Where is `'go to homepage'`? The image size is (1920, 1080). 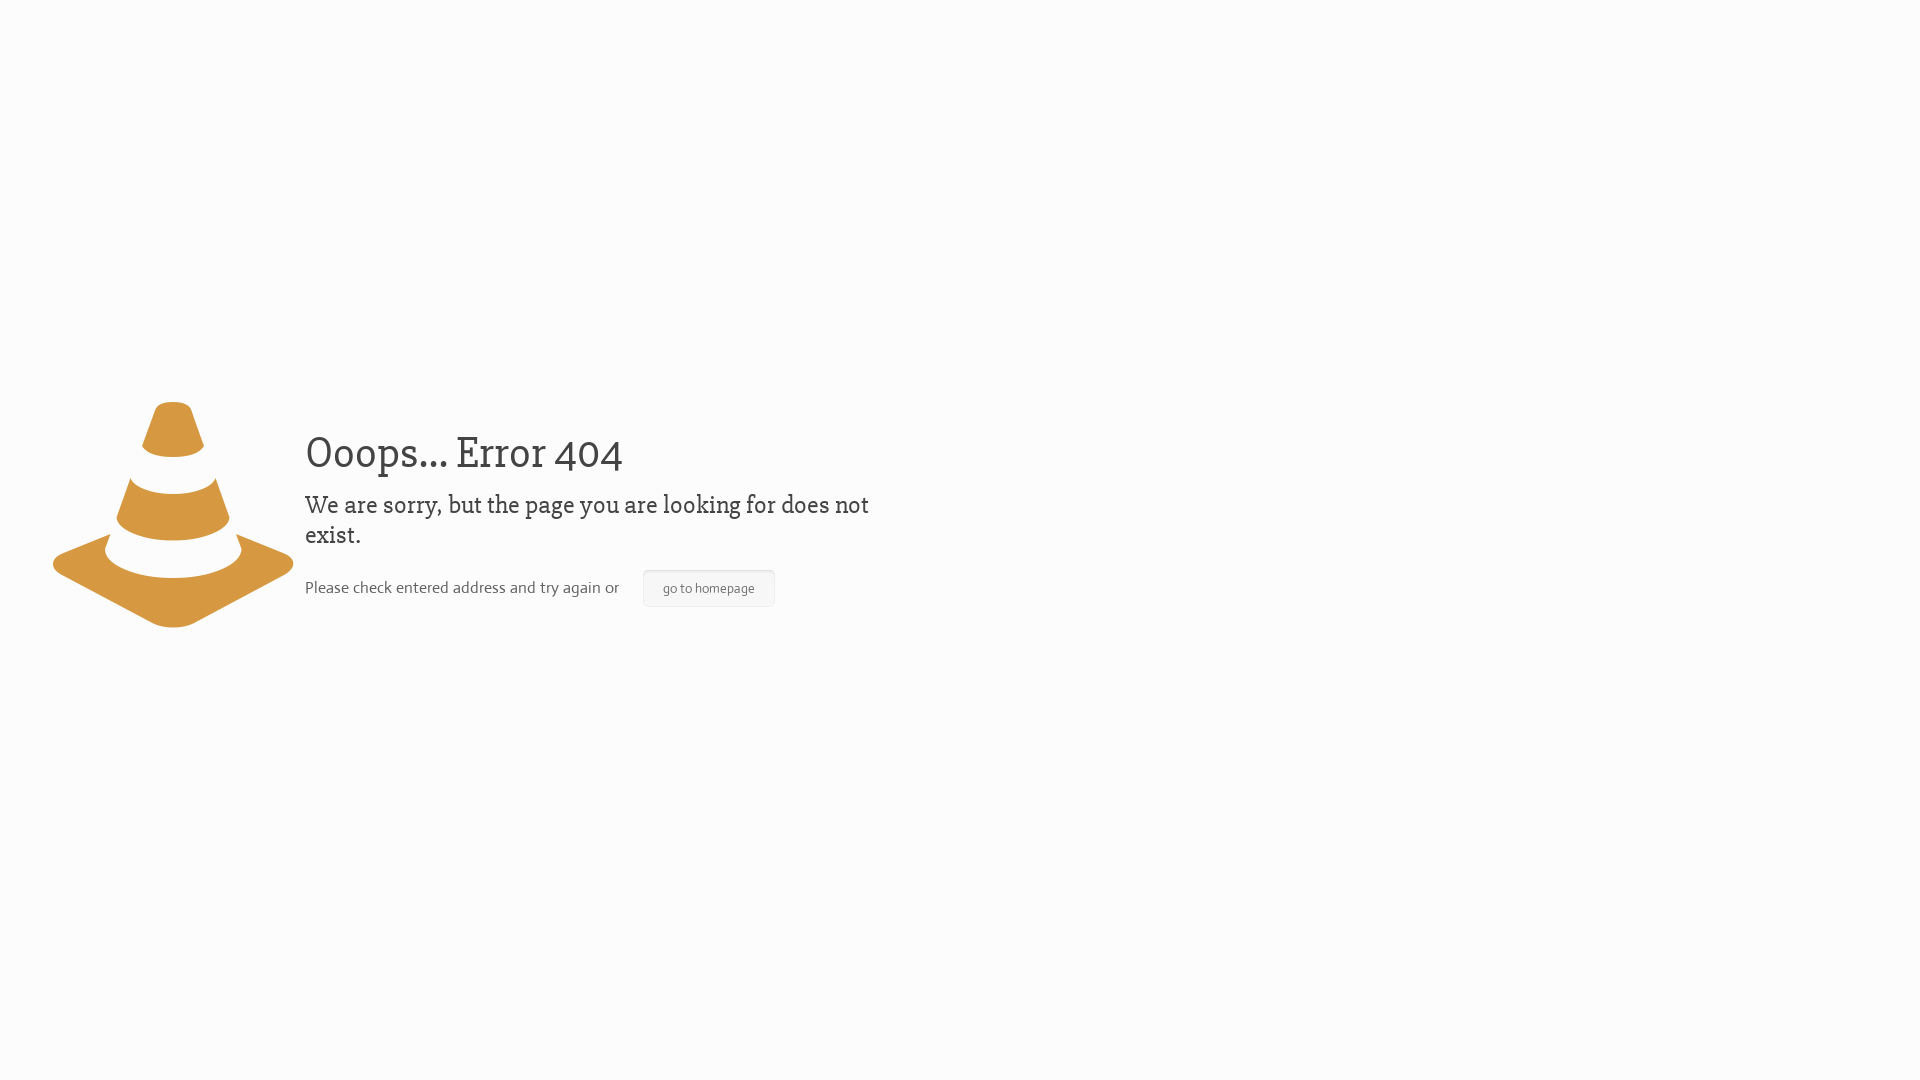 'go to homepage' is located at coordinates (708, 587).